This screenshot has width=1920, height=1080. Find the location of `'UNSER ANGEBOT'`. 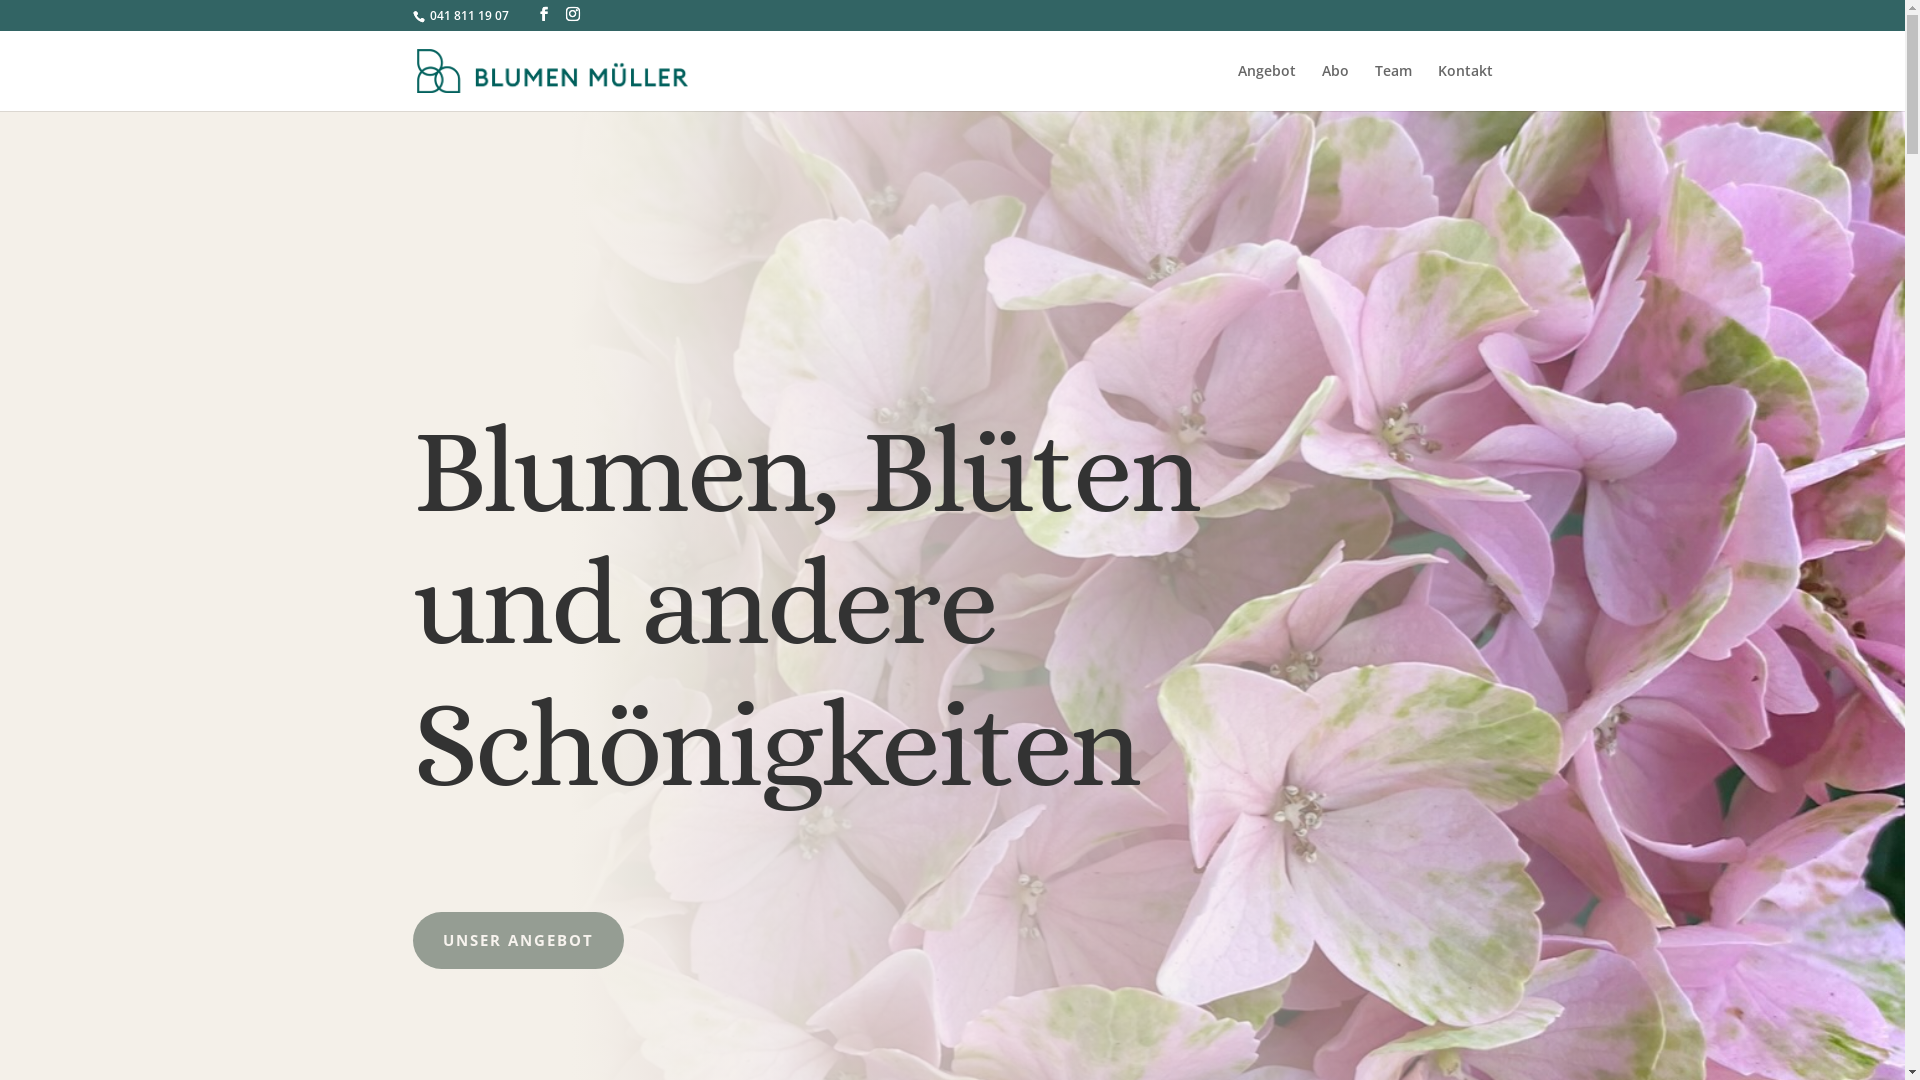

'UNSER ANGEBOT' is located at coordinates (517, 941).